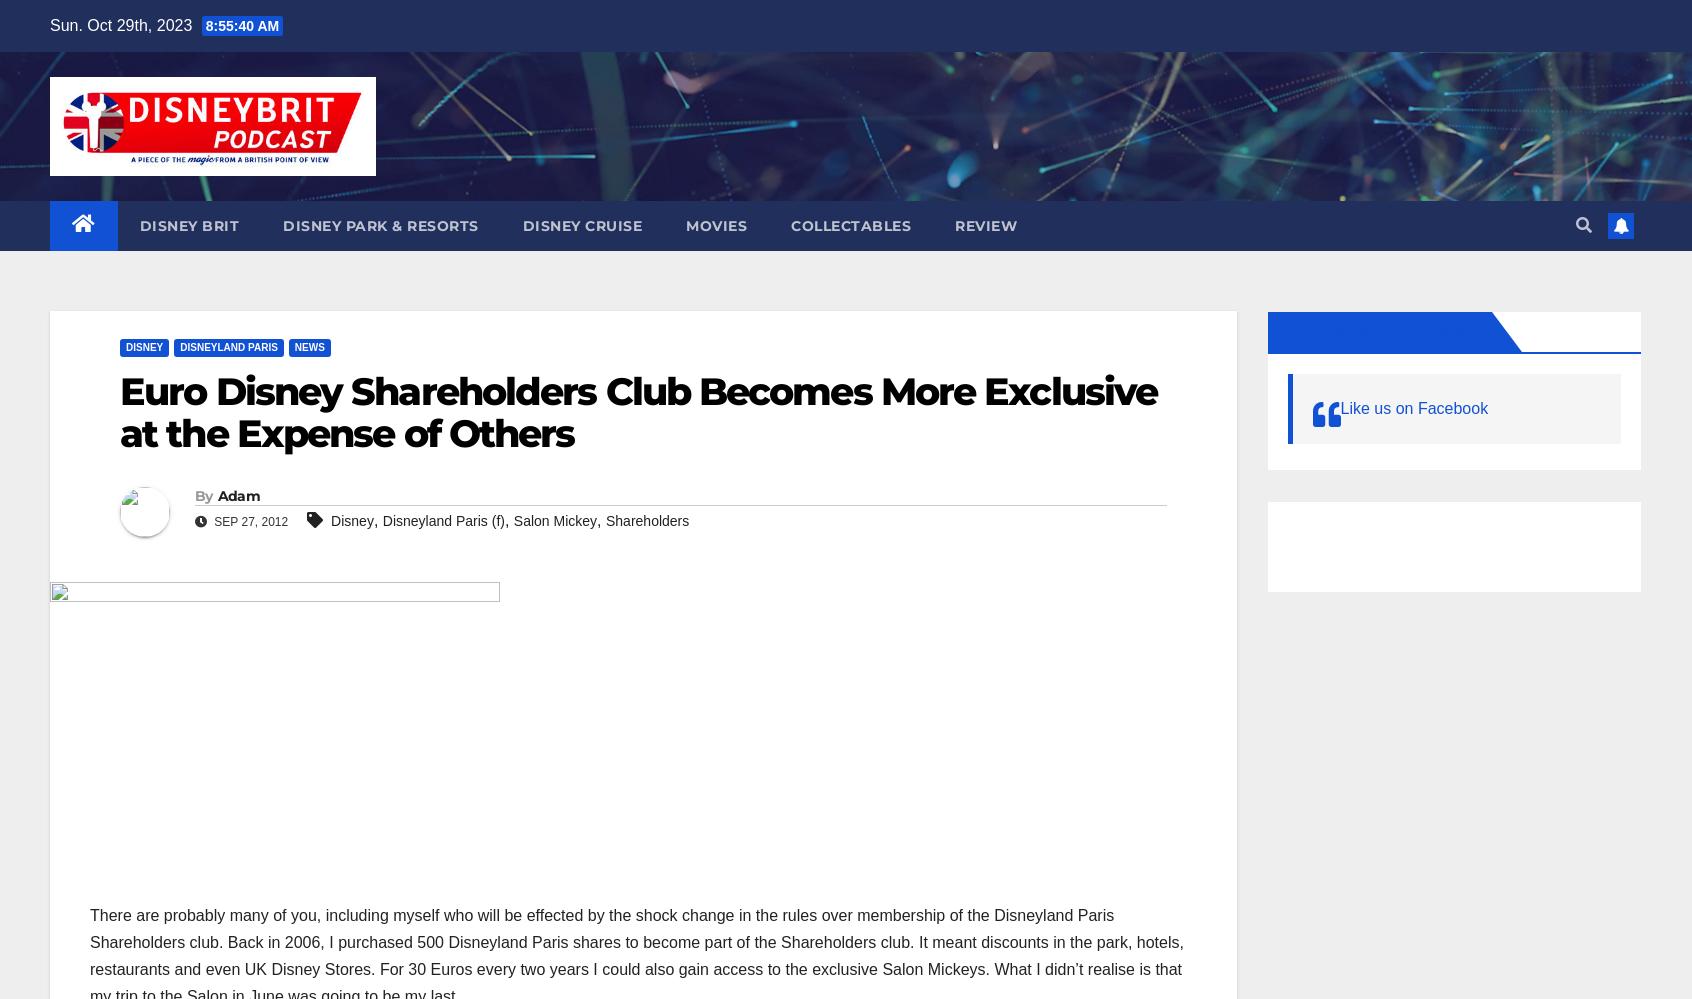 The width and height of the screenshot is (1692, 999). Describe the element at coordinates (985, 225) in the screenshot. I see `'Review'` at that location.